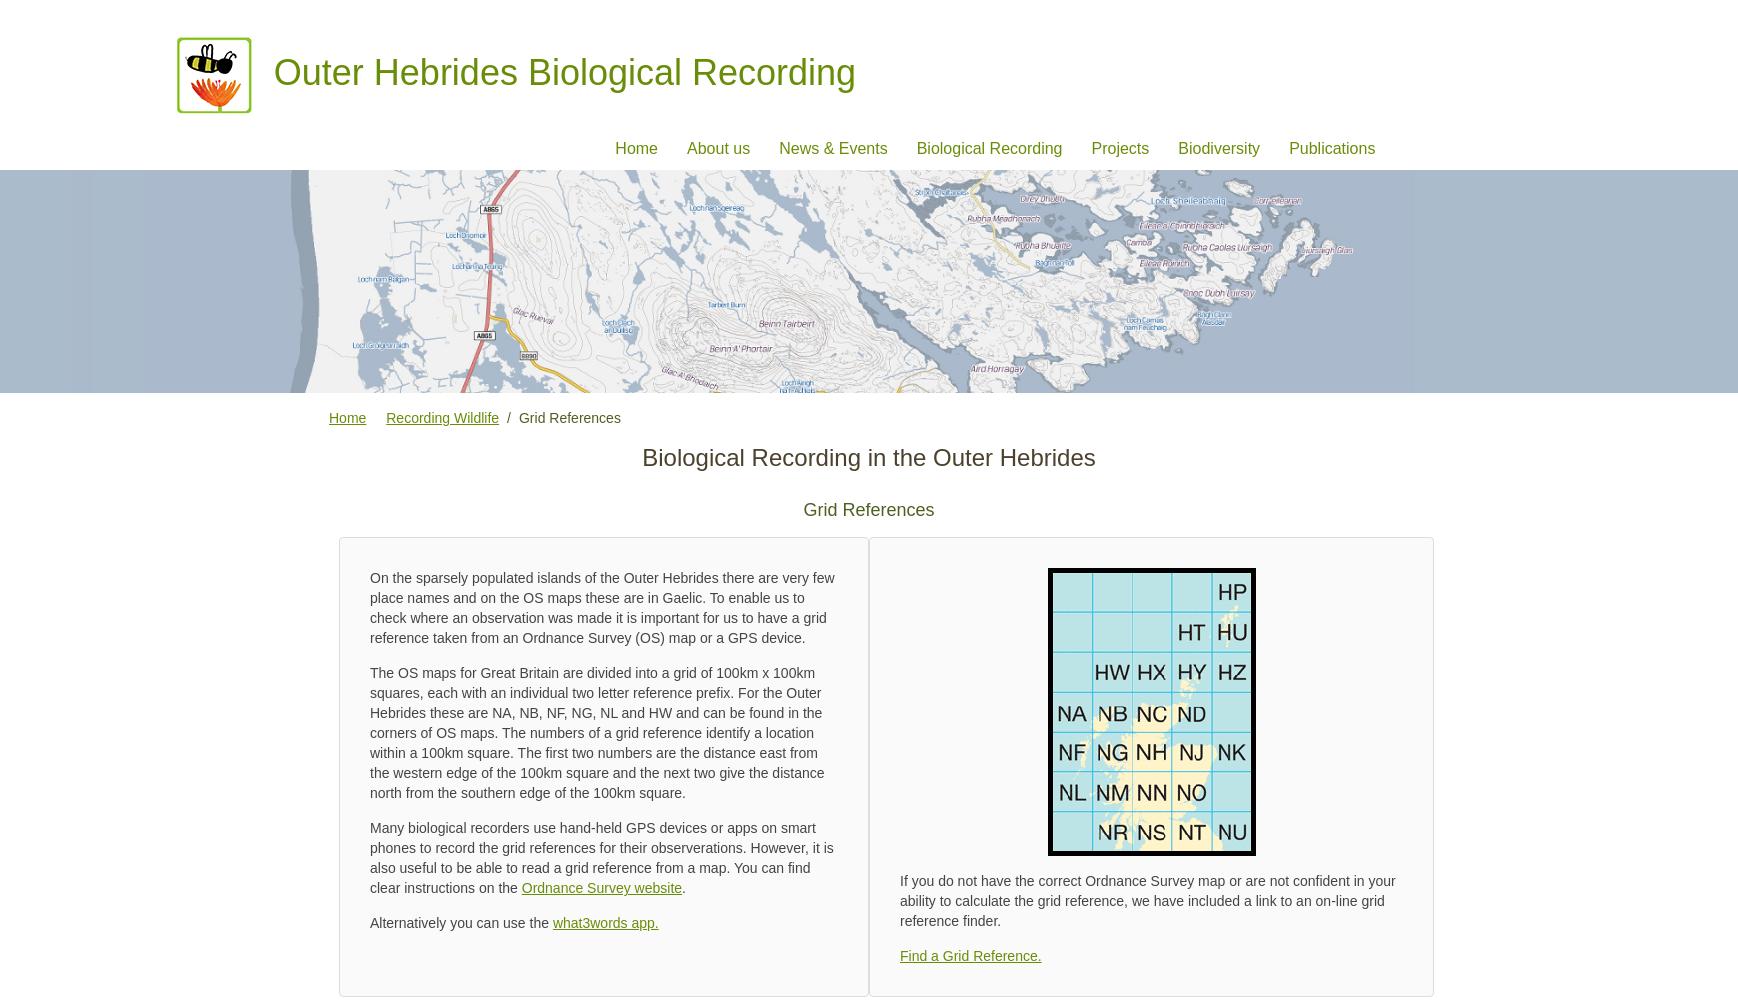  Describe the element at coordinates (1288, 147) in the screenshot. I see `'Publications'` at that location.